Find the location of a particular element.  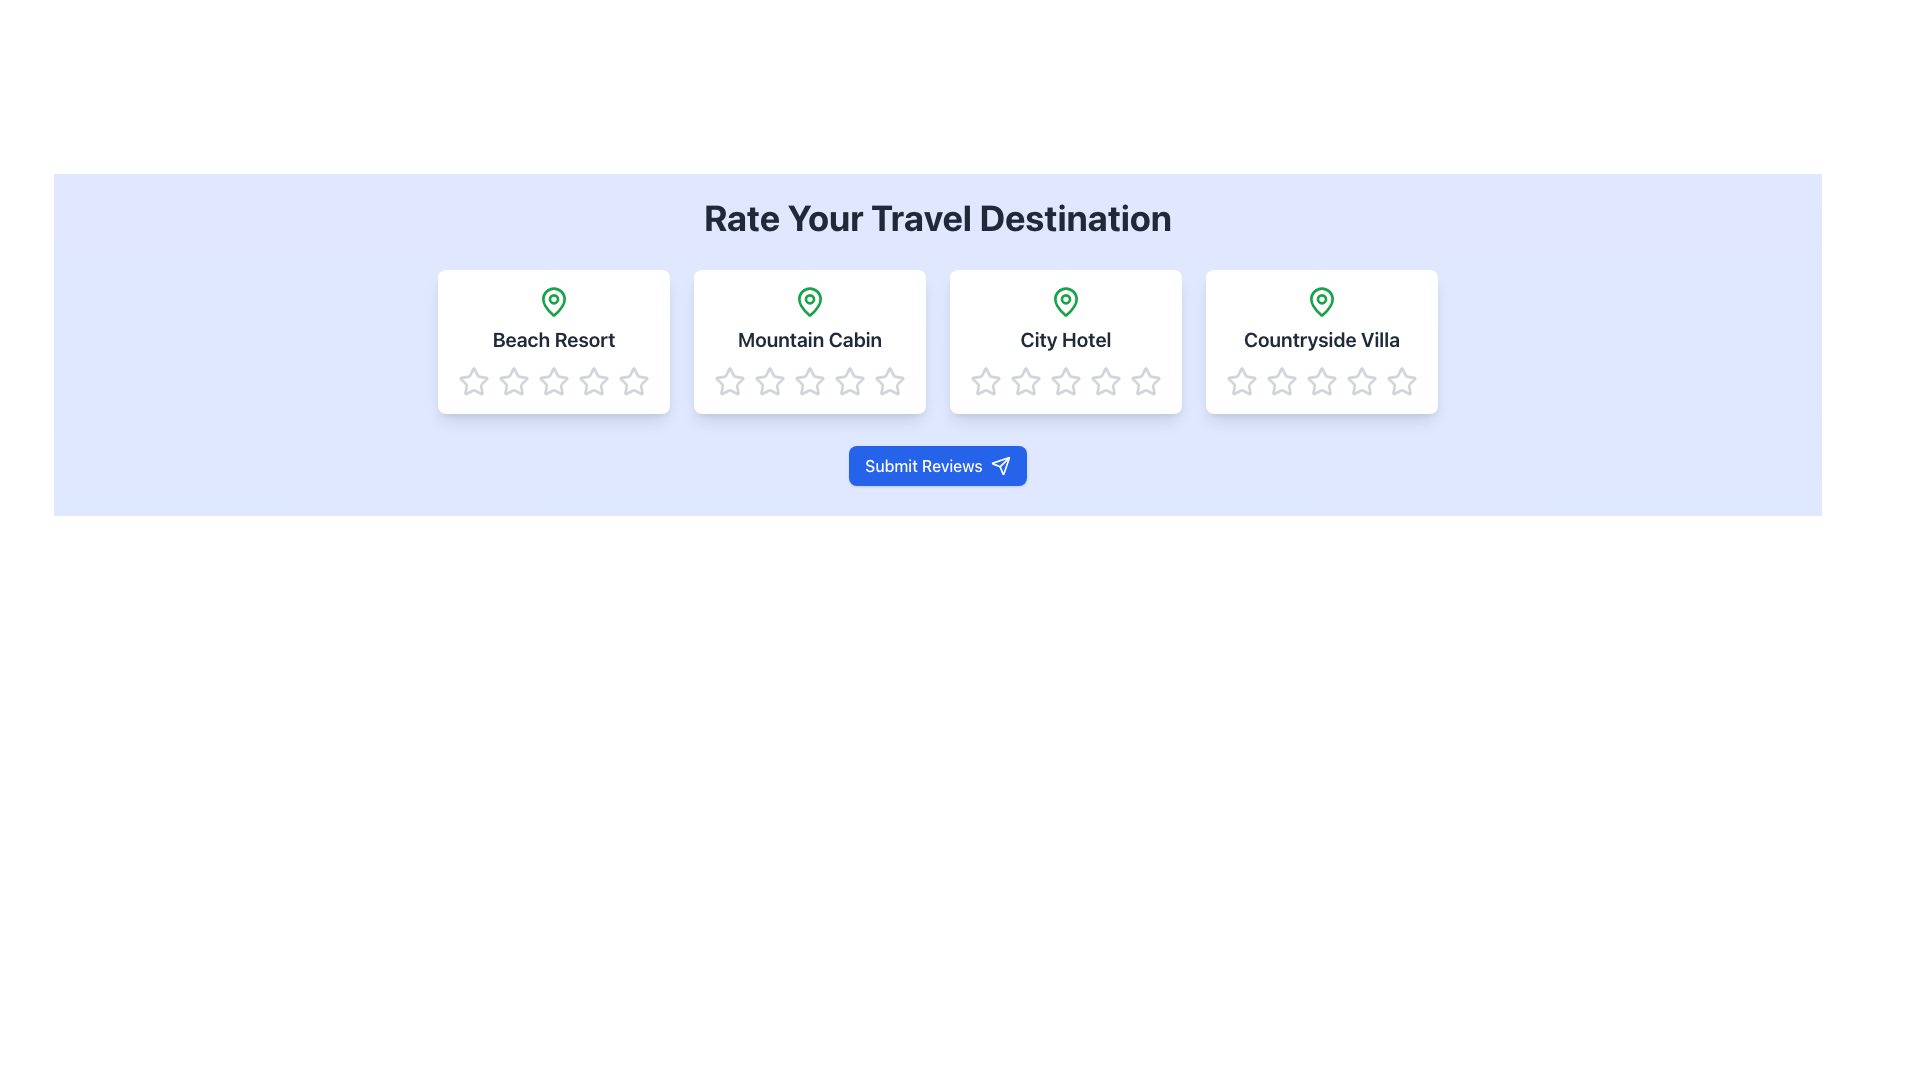

the third star icon to select the third rating level for the 'Countryside Villa' destination is located at coordinates (1321, 381).